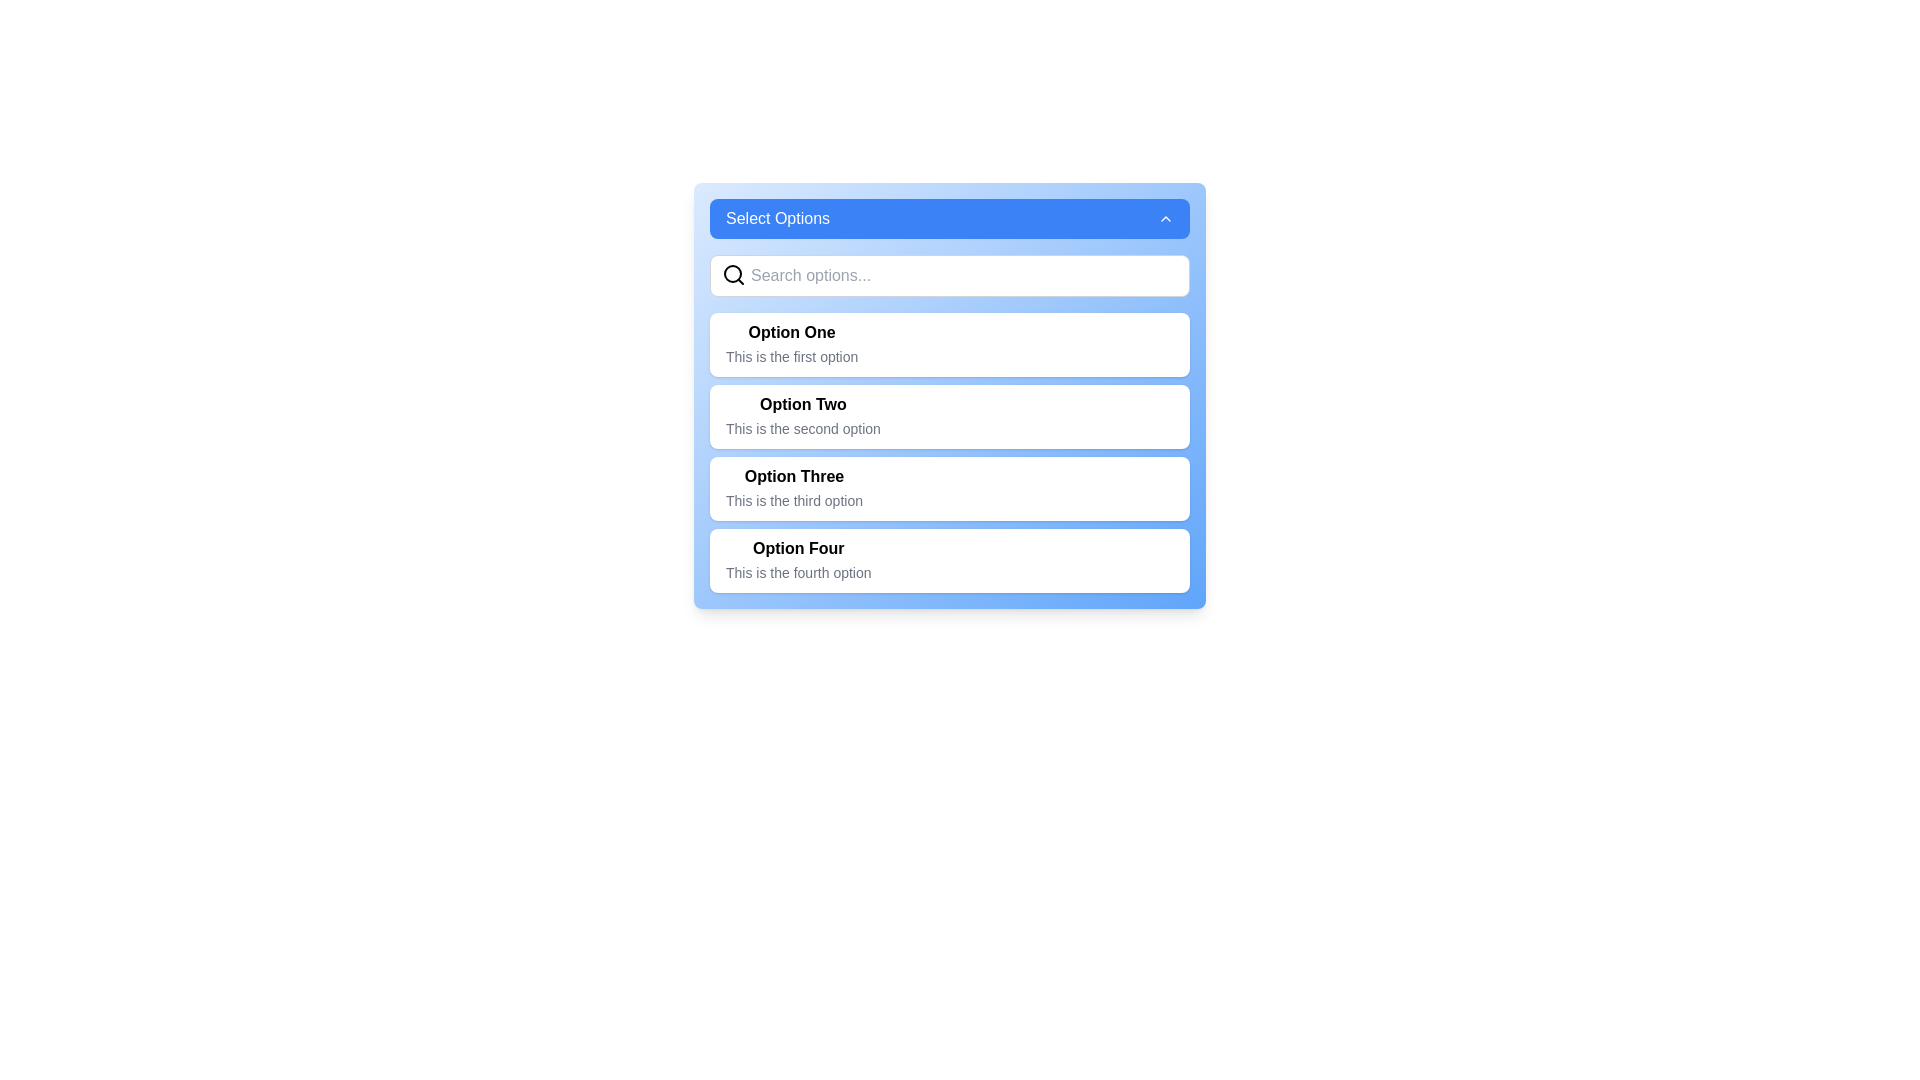  What do you see at coordinates (949, 452) in the screenshot?
I see `the third option in the dropdown menu to change its background color` at bounding box center [949, 452].